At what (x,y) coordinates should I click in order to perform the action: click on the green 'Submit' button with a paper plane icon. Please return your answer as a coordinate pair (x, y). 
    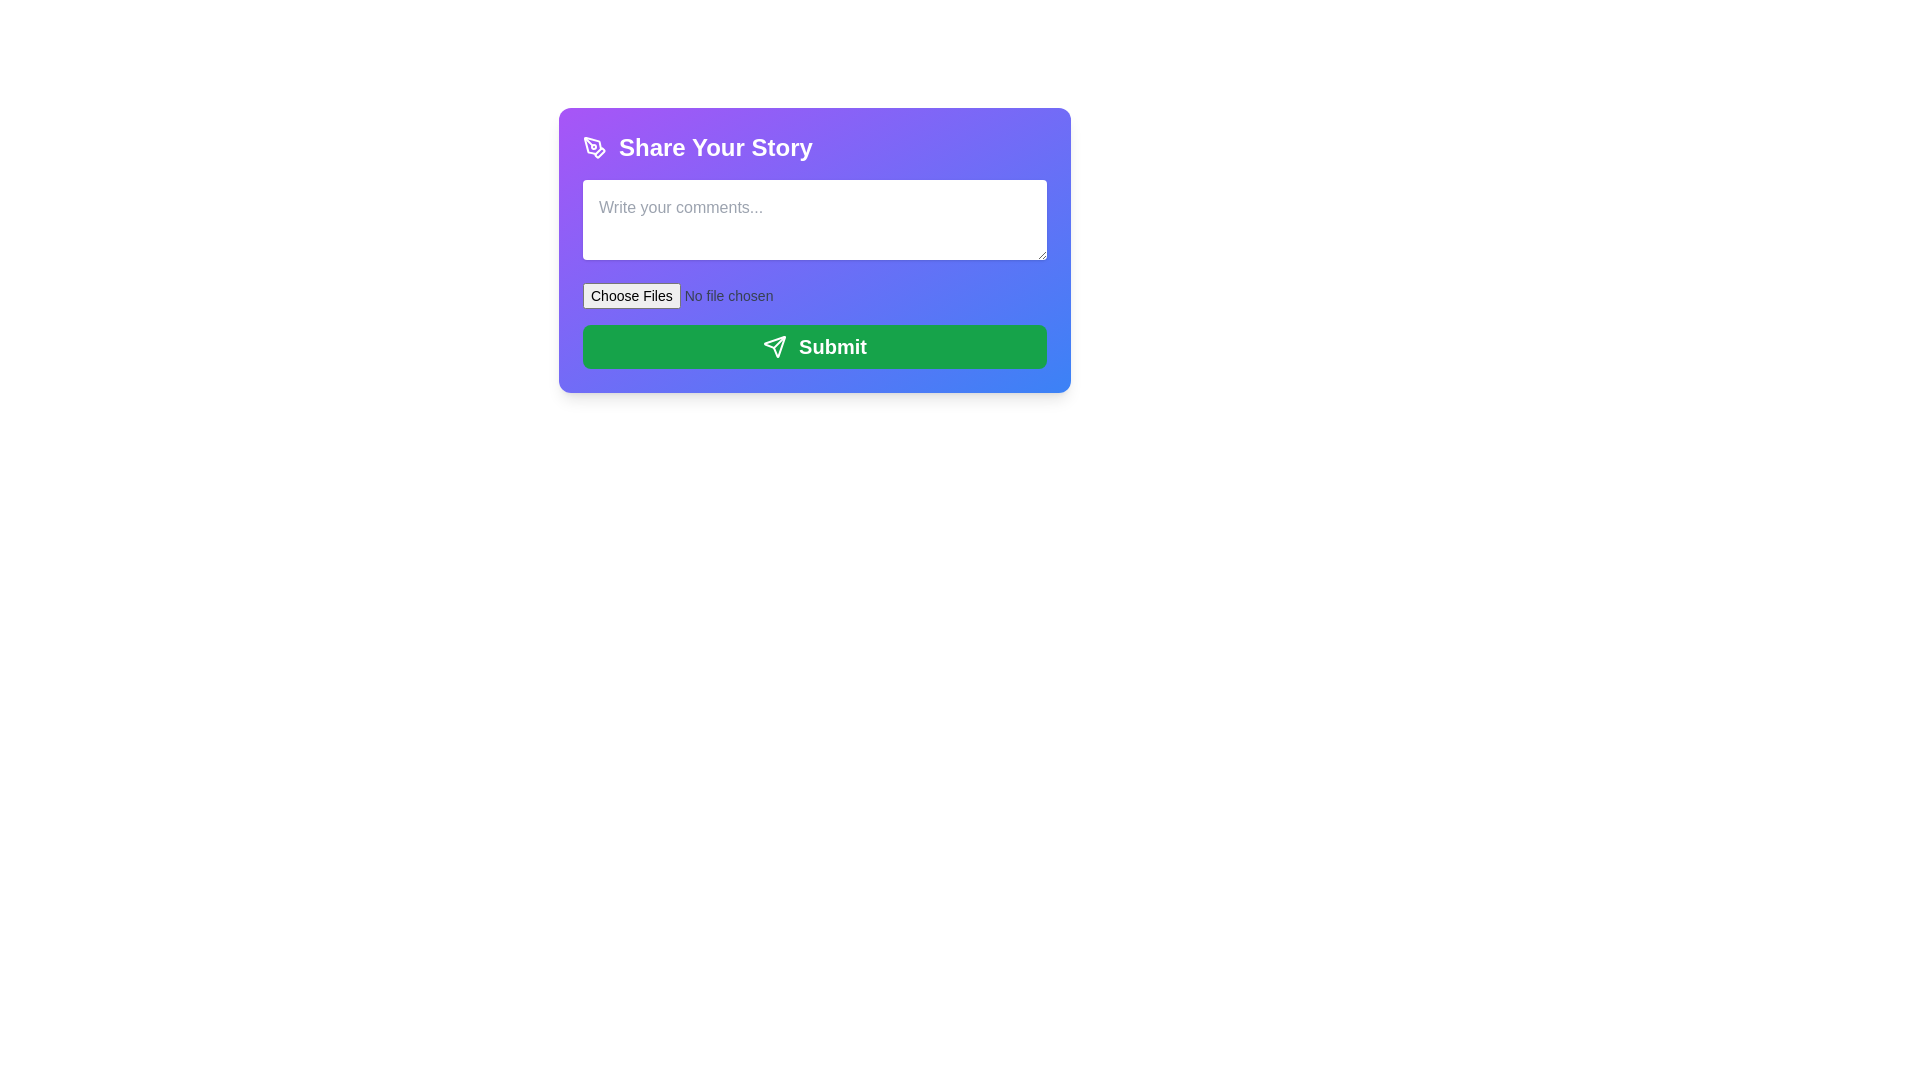
    Looking at the image, I should click on (815, 346).